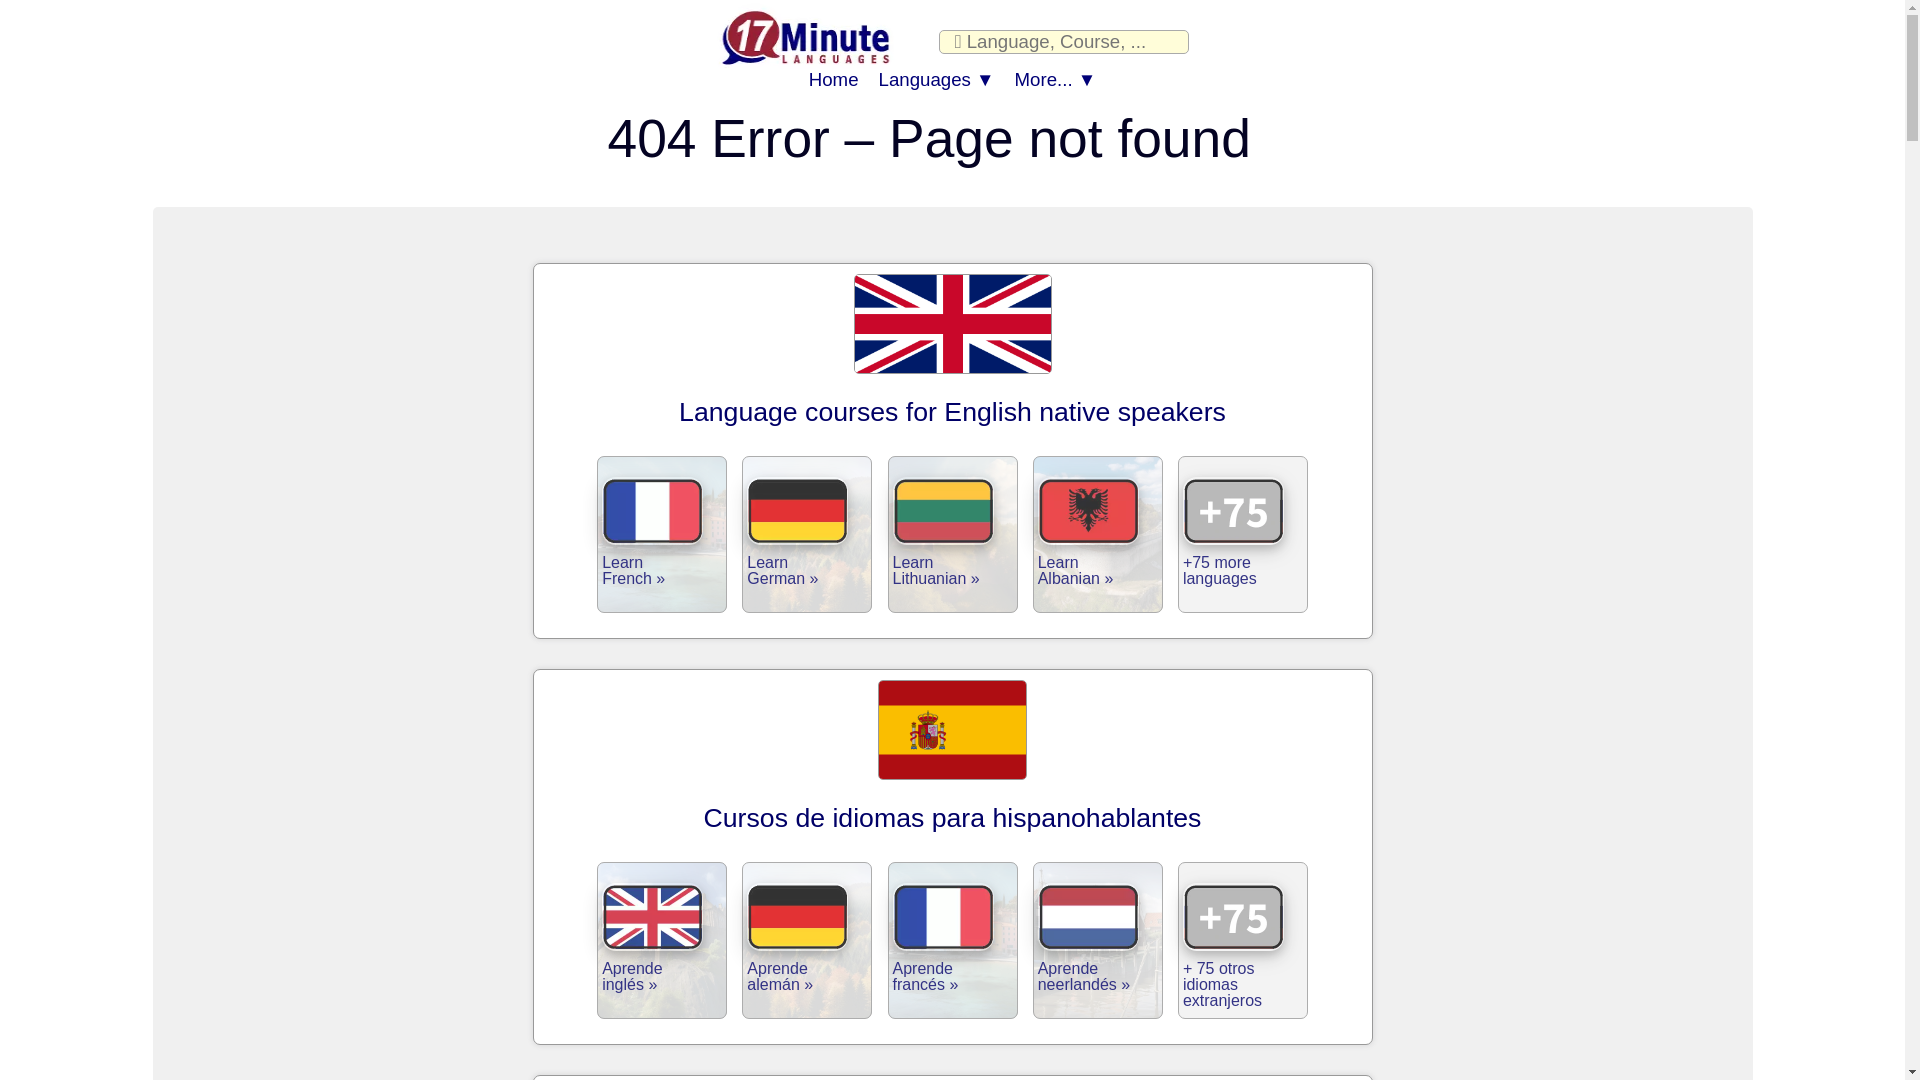  What do you see at coordinates (834, 79) in the screenshot?
I see `'Home'` at bounding box center [834, 79].